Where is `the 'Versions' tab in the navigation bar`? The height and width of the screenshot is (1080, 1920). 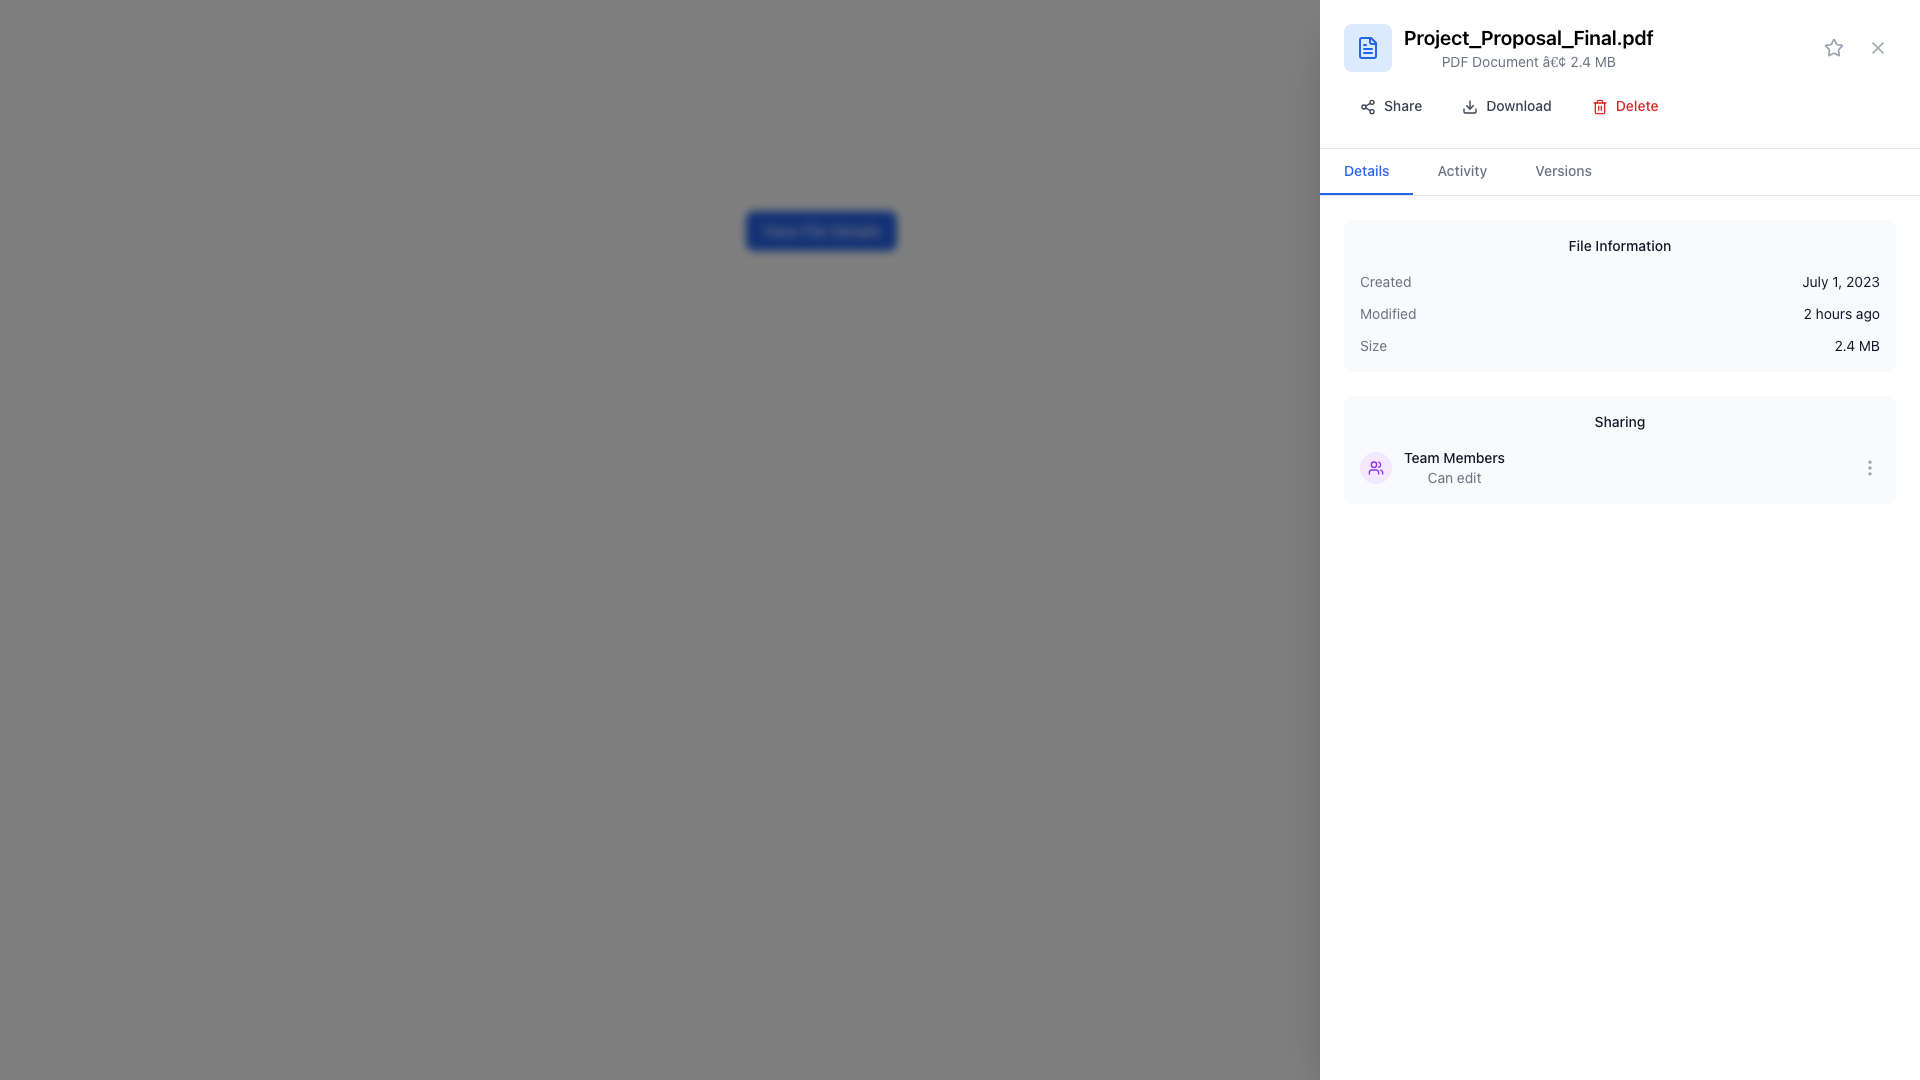 the 'Versions' tab in the navigation bar is located at coordinates (1562, 171).